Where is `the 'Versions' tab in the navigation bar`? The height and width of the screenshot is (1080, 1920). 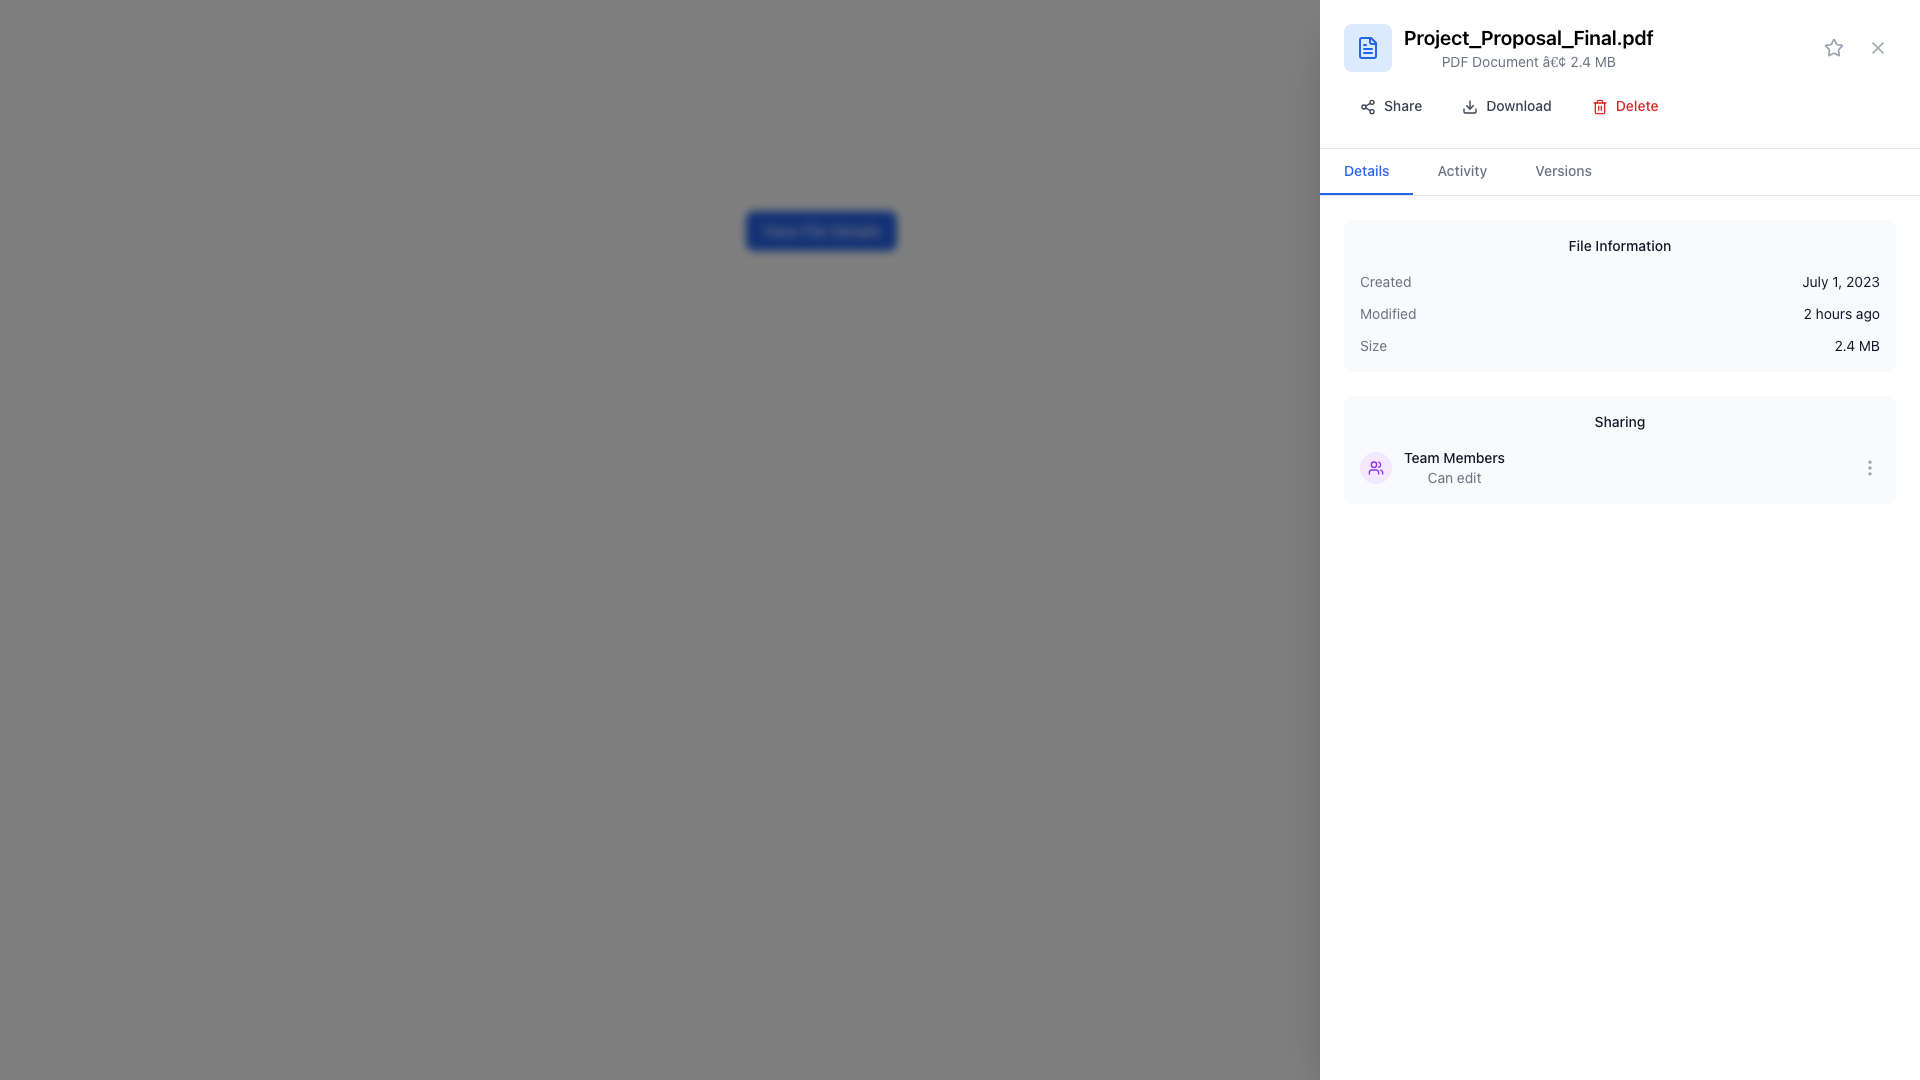 the 'Versions' tab in the navigation bar is located at coordinates (1562, 171).